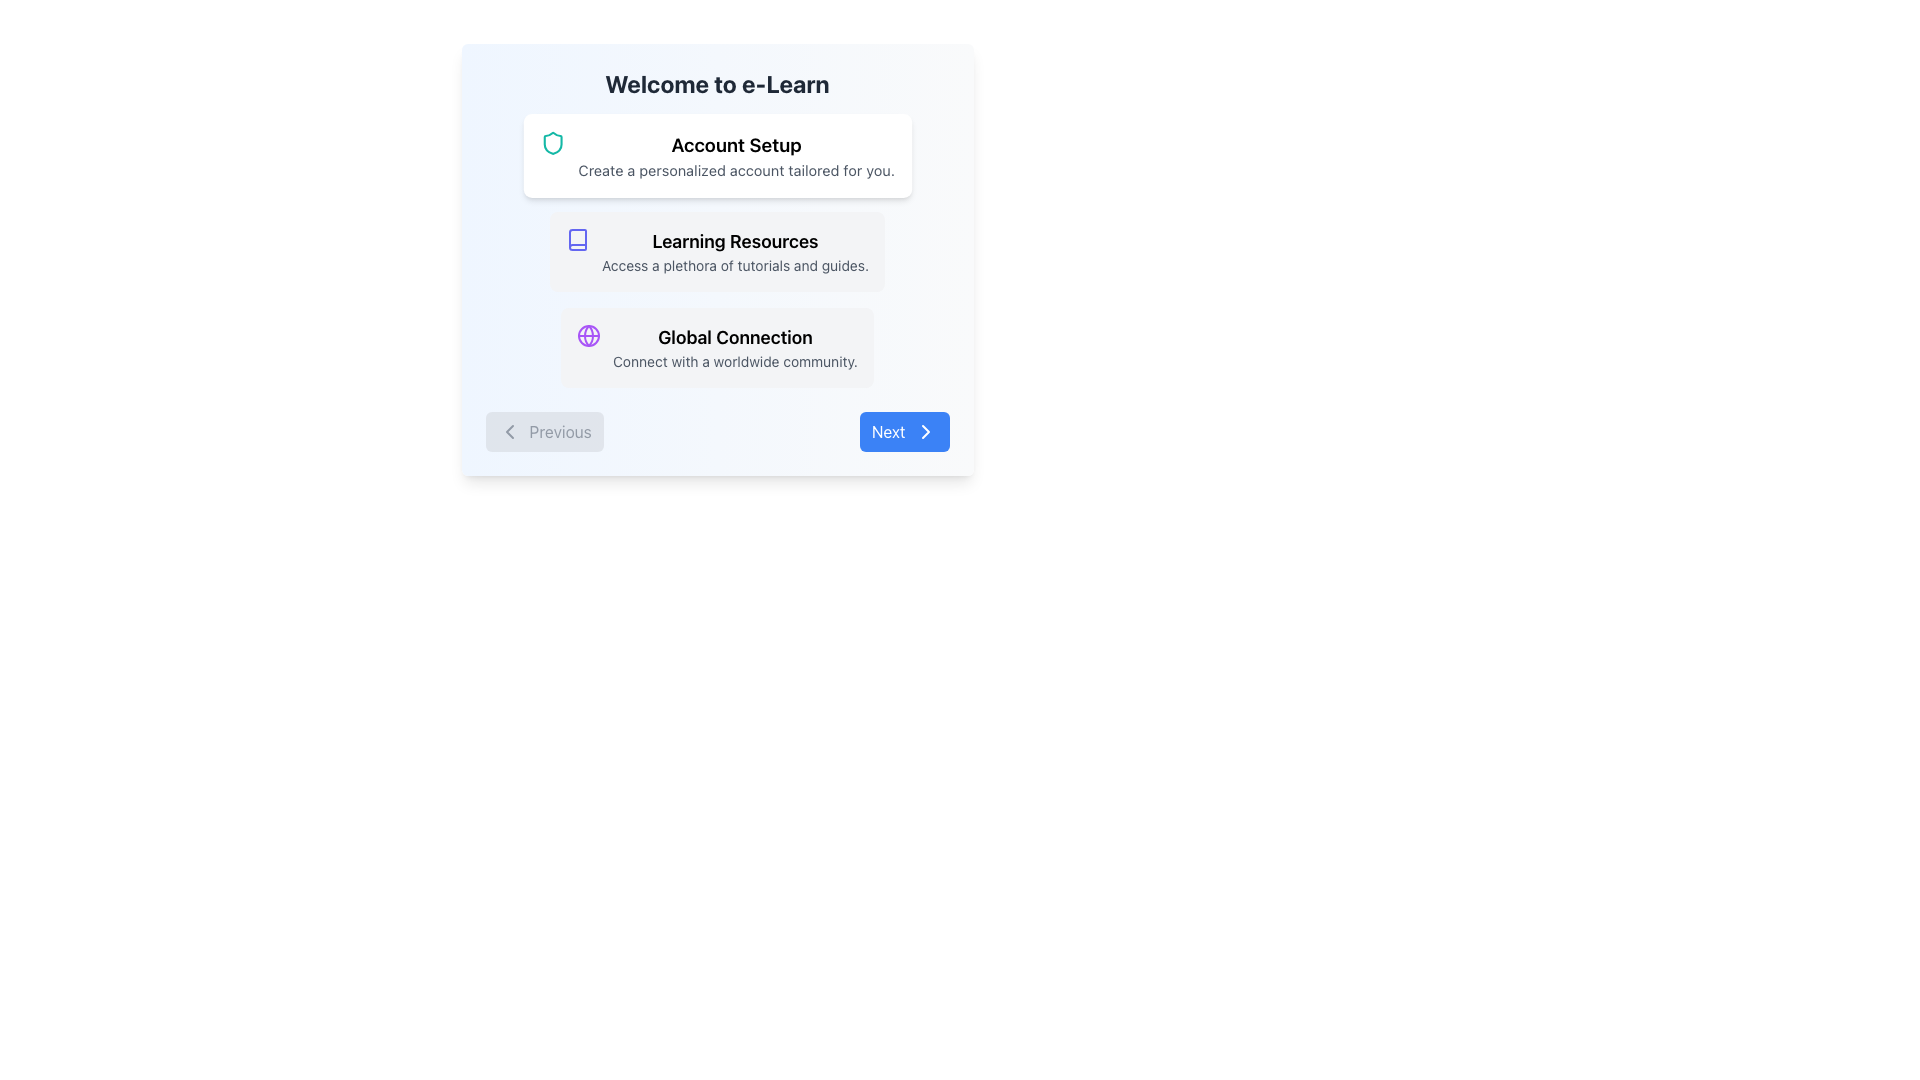 Image resolution: width=1920 pixels, height=1080 pixels. What do you see at coordinates (509, 431) in the screenshot?
I see `the 'Previous' button, which includes a leftward chevron icon positioned to the left of the text 'Previous,' located at the bottom-left corner of the central card` at bounding box center [509, 431].